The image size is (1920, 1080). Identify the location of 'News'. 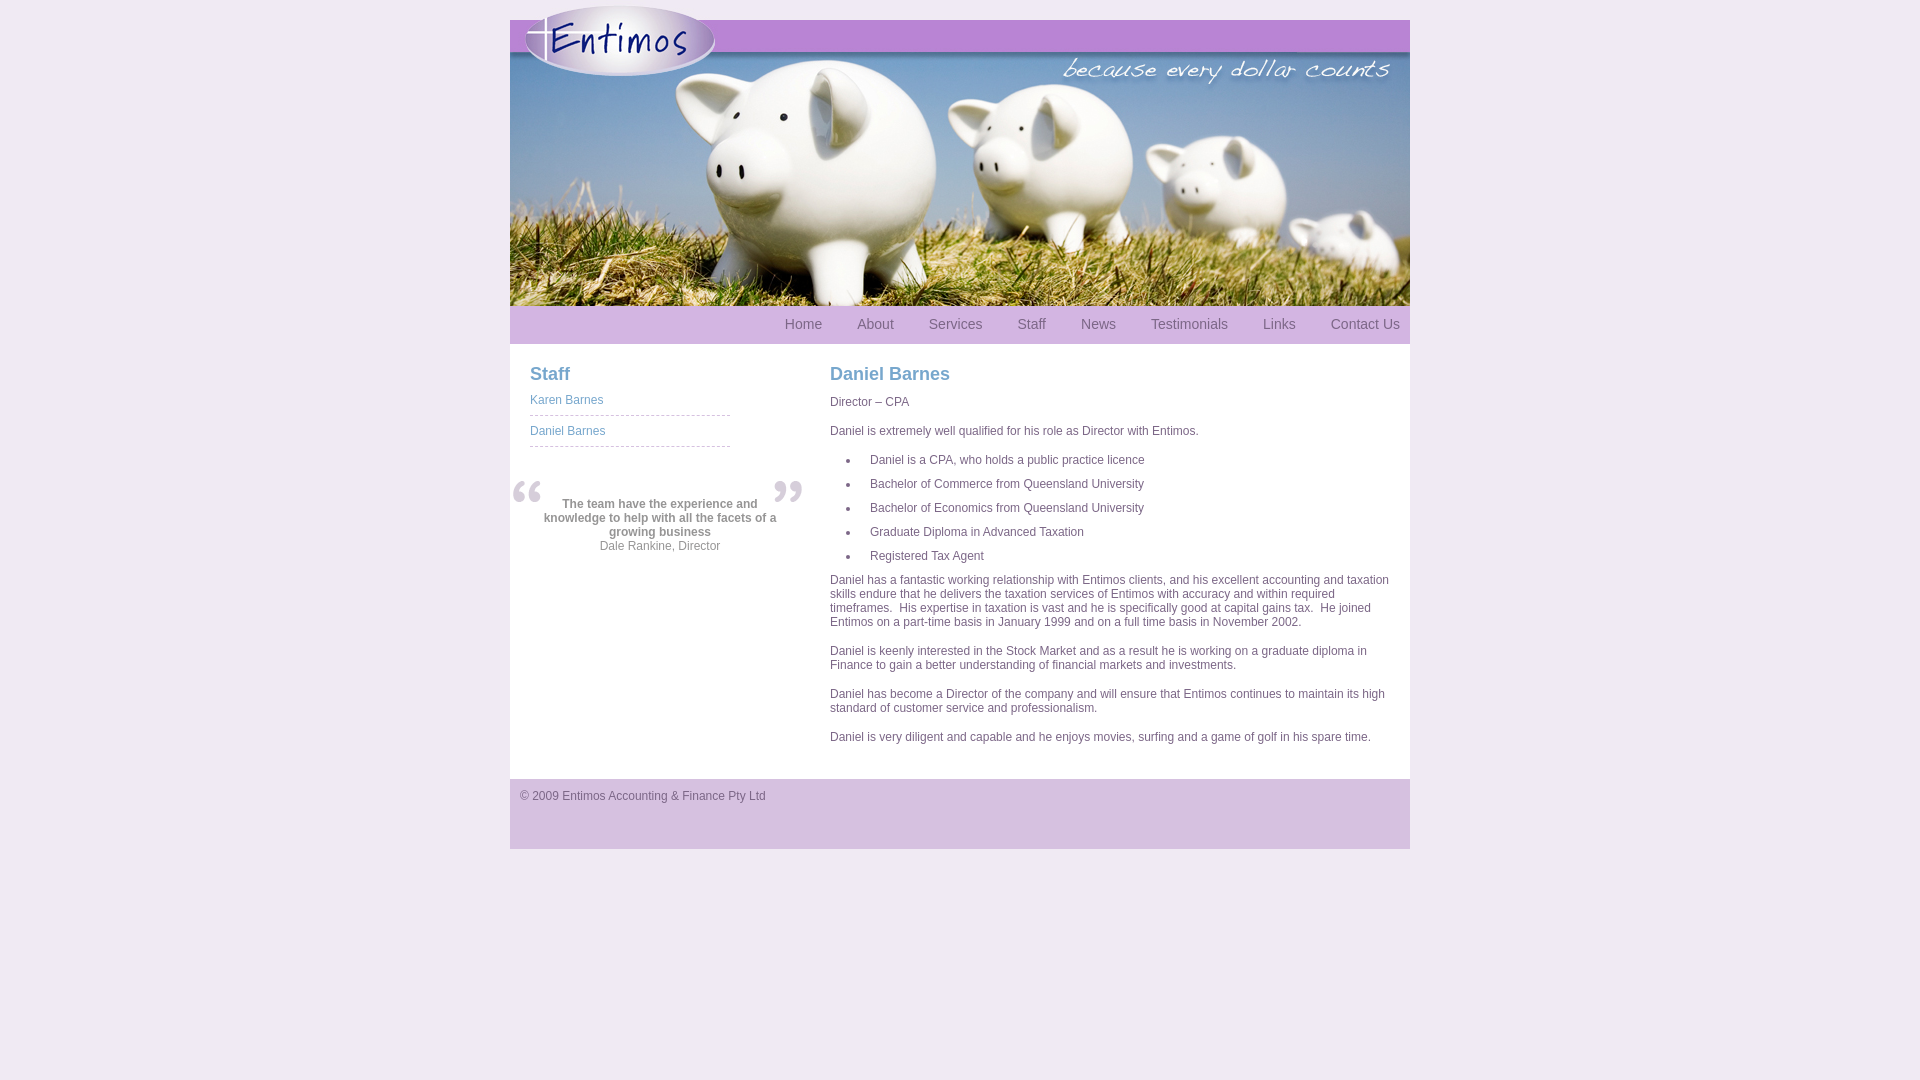
(1097, 323).